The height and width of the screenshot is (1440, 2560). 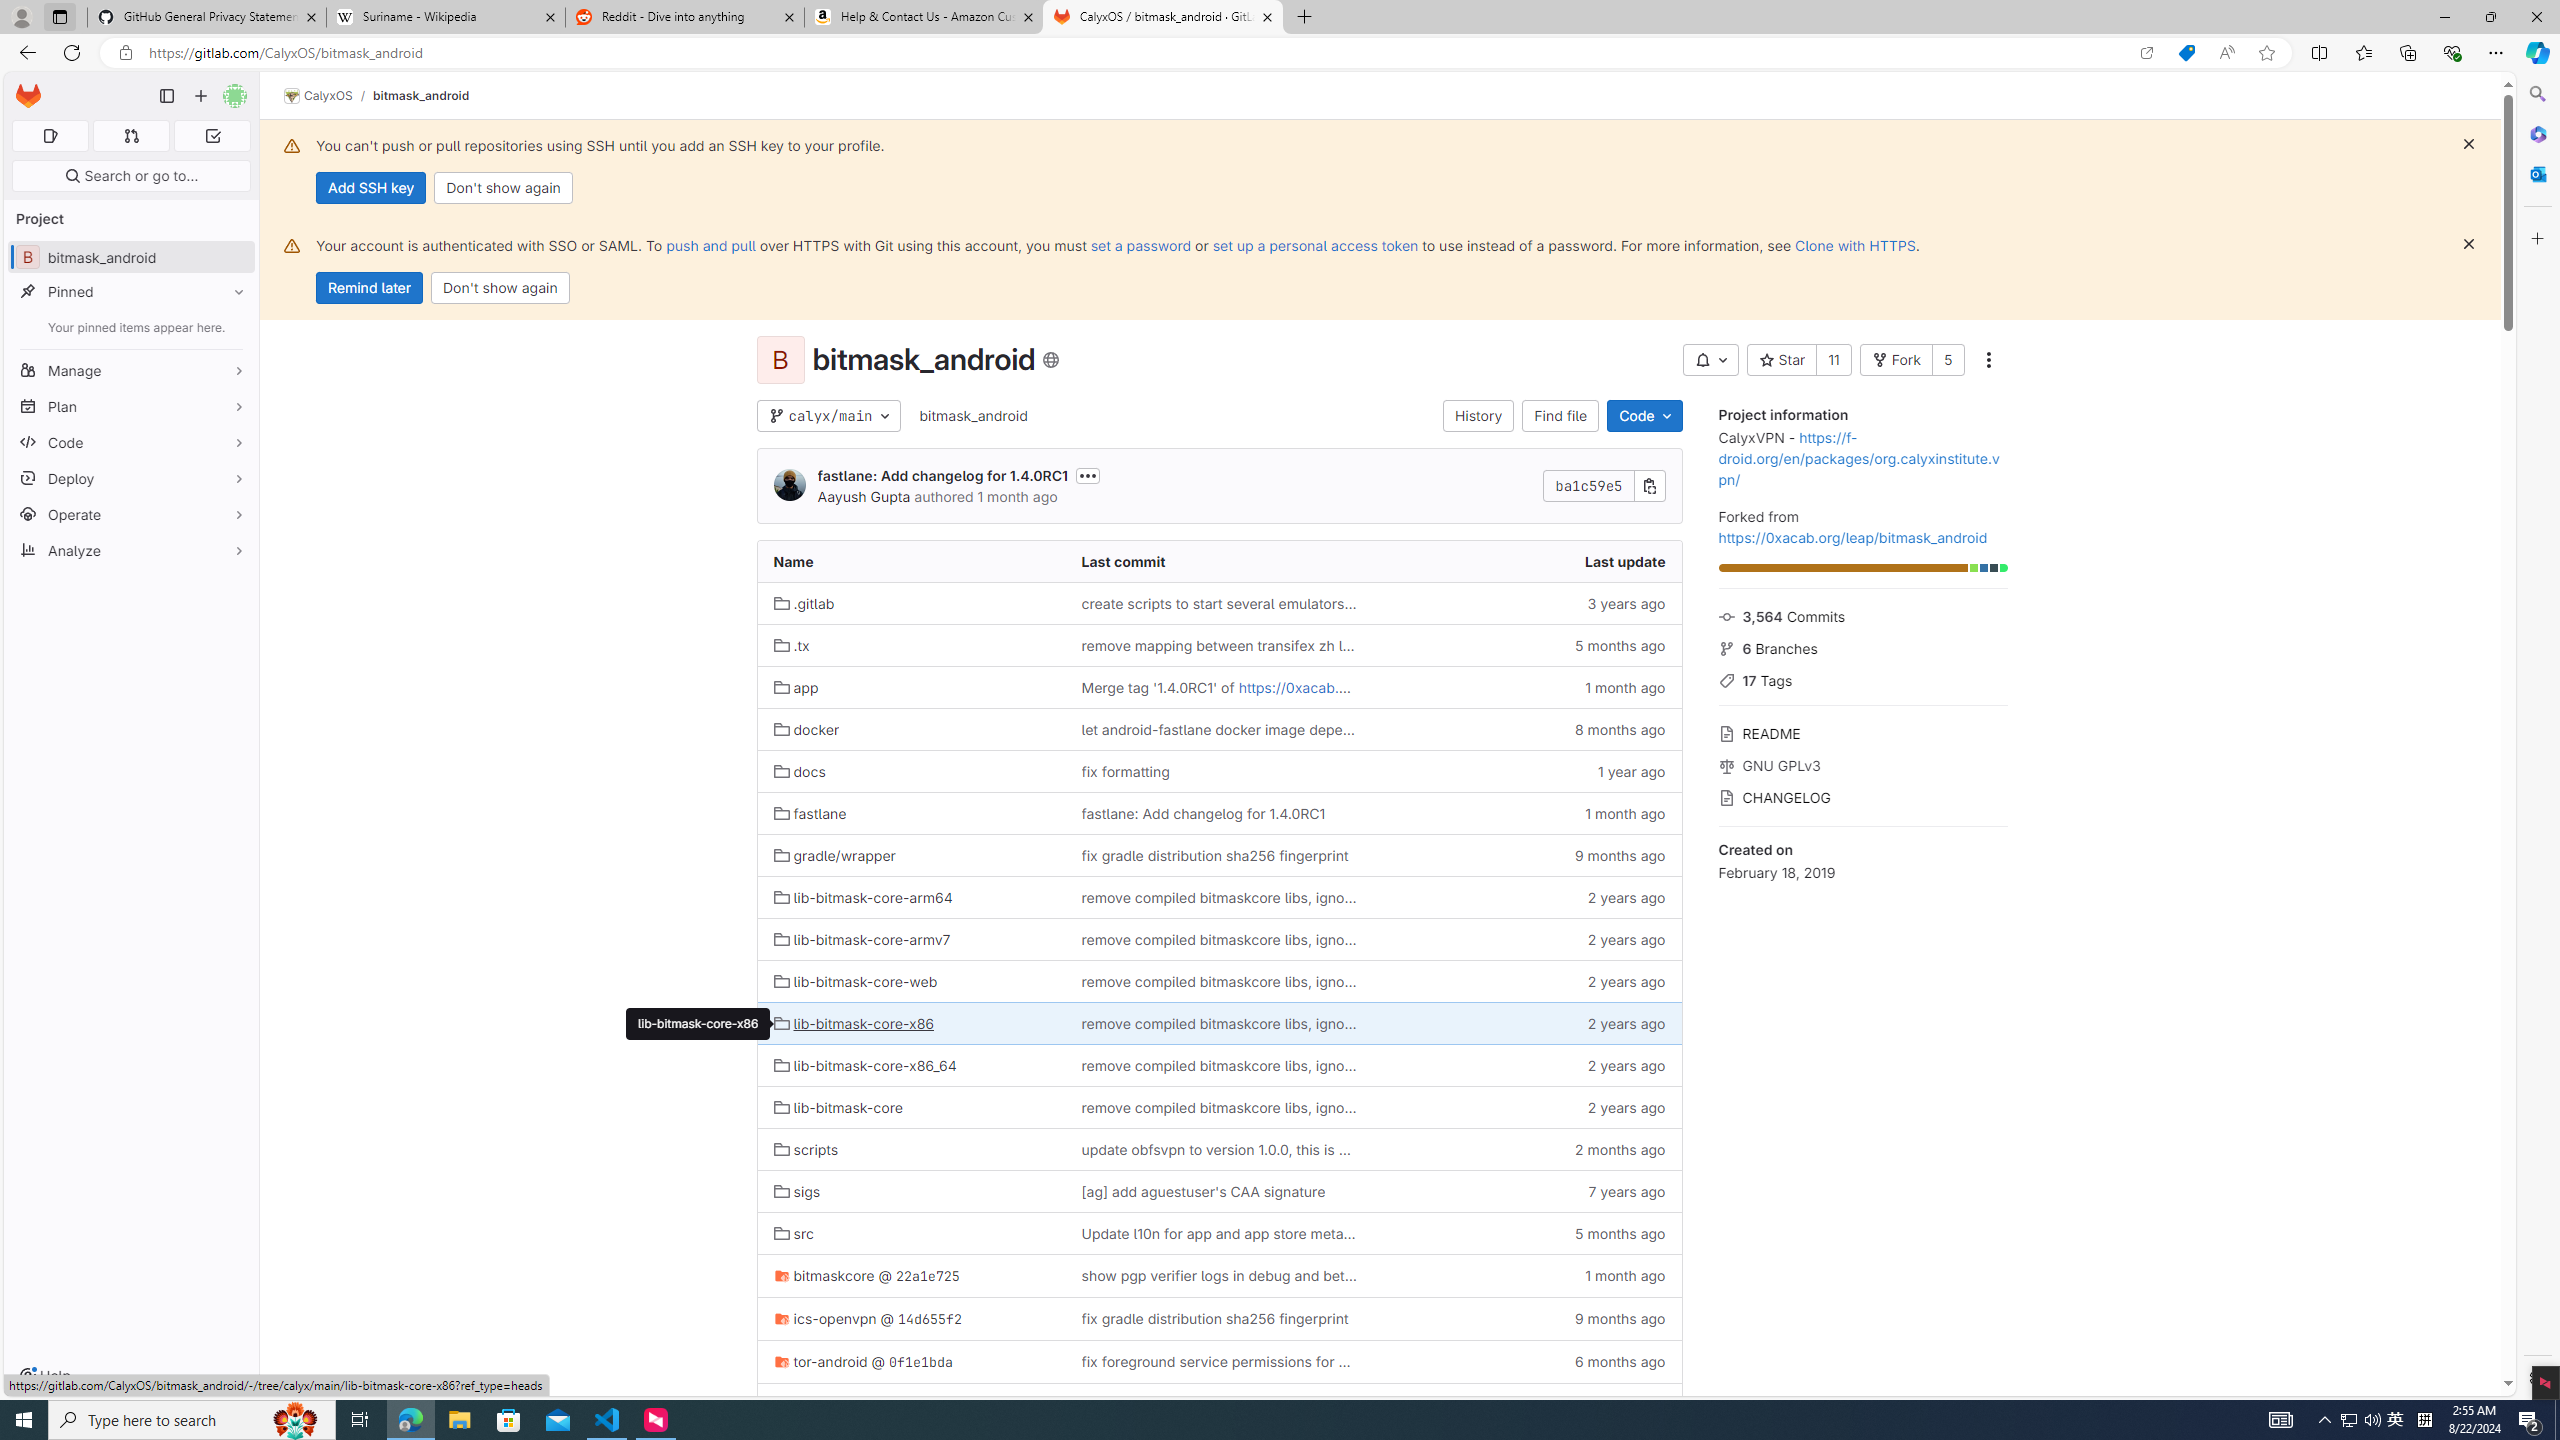 I want to click on '3,564 Commits', so click(x=1862, y=613).